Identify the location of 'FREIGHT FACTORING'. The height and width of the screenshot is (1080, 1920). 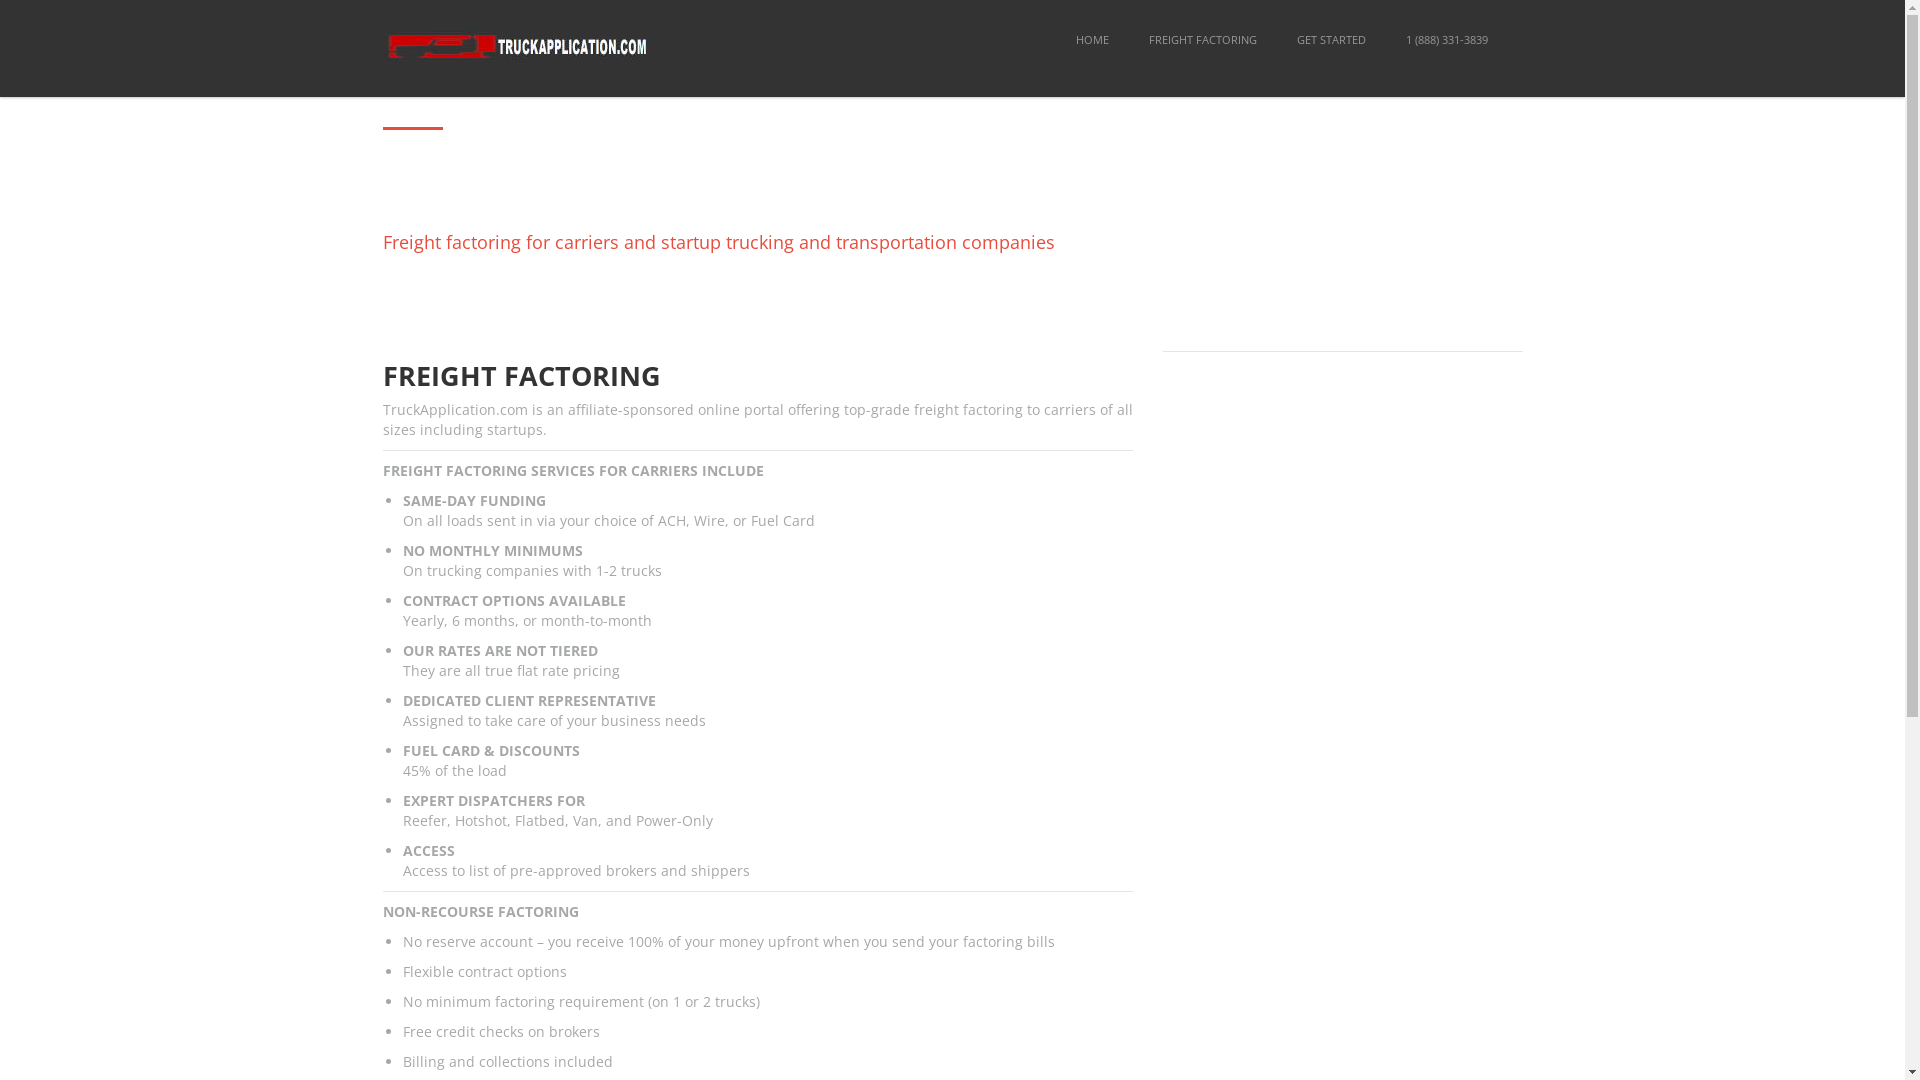
(1324, 41).